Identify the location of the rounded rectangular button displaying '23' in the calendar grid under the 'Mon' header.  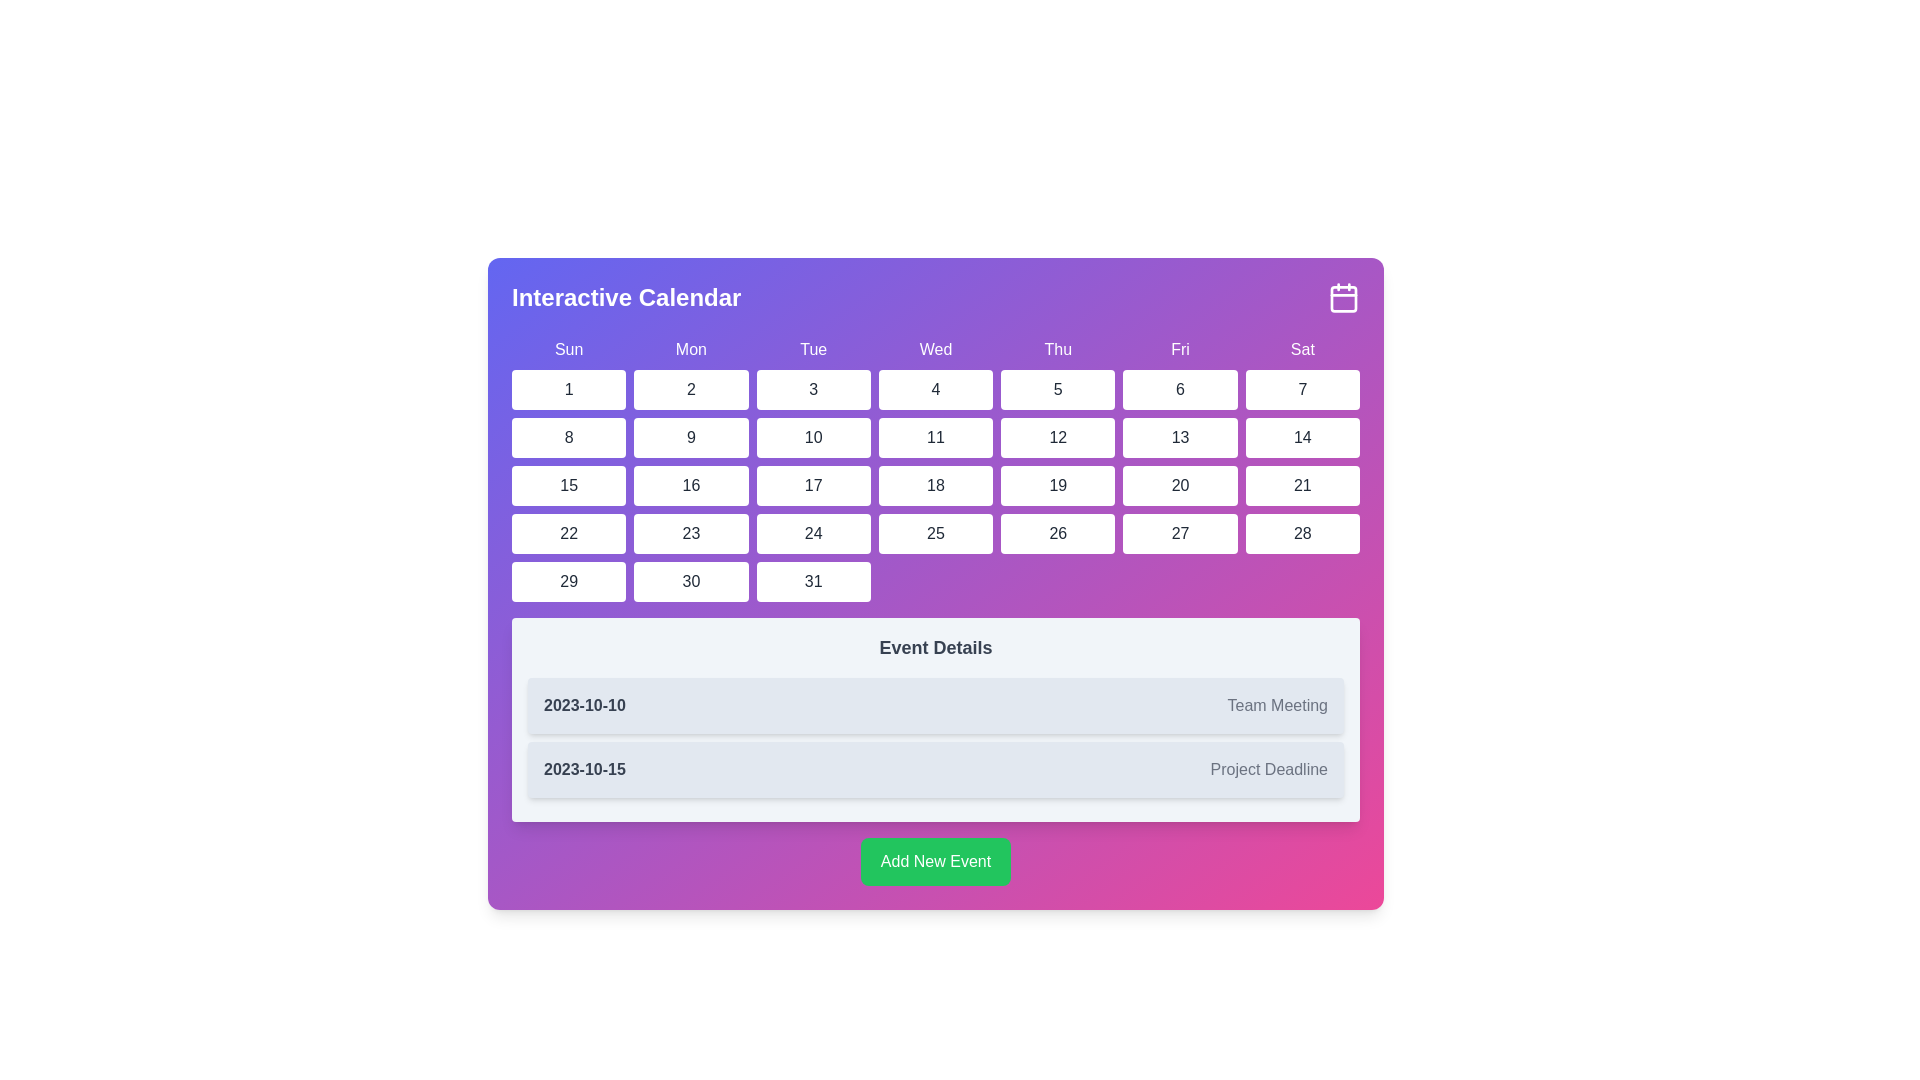
(691, 532).